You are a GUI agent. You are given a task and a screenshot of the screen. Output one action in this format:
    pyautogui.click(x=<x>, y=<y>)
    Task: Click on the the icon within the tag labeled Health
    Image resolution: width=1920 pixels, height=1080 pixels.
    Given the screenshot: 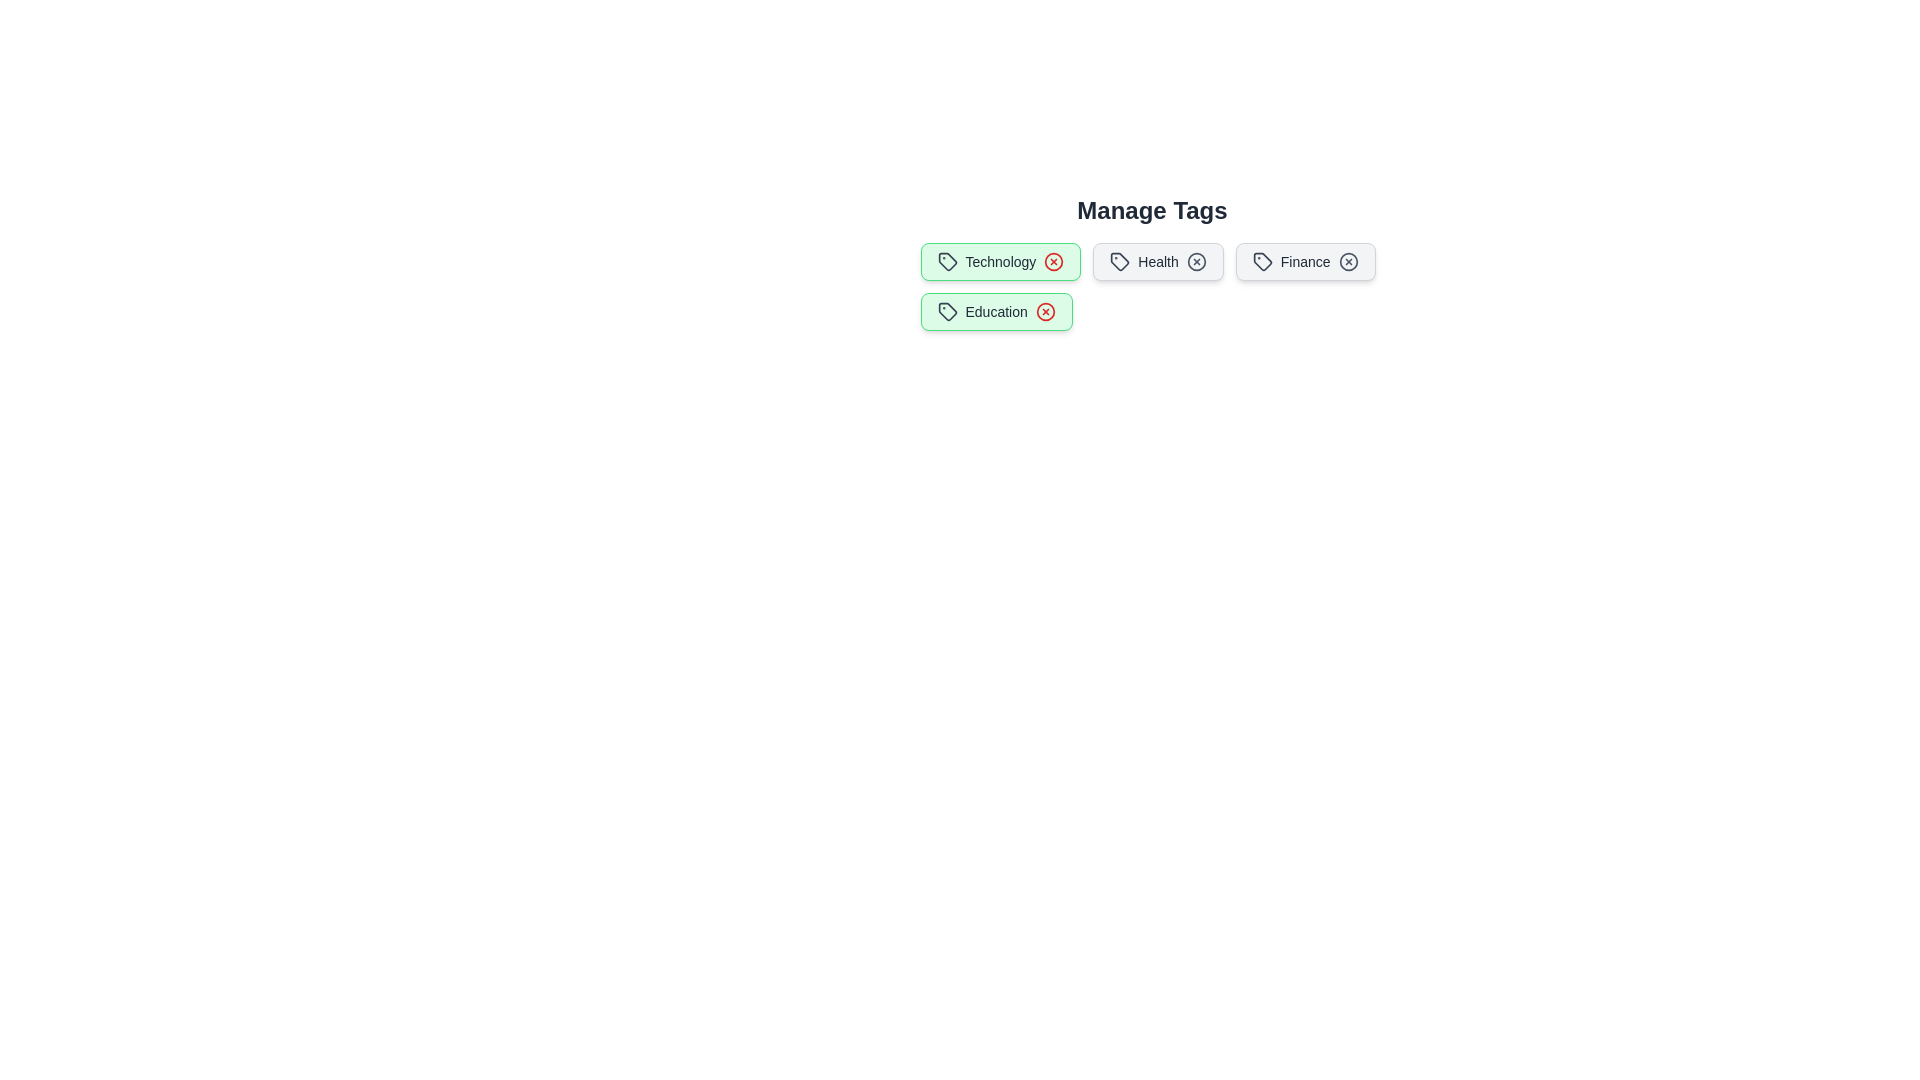 What is the action you would take?
    pyautogui.click(x=1120, y=261)
    